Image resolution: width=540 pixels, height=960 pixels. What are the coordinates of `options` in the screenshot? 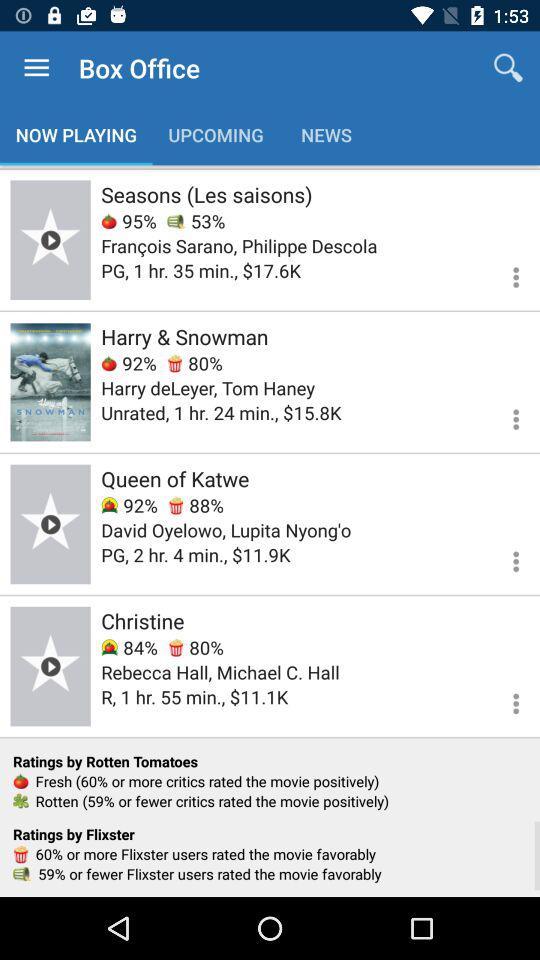 It's located at (503, 415).